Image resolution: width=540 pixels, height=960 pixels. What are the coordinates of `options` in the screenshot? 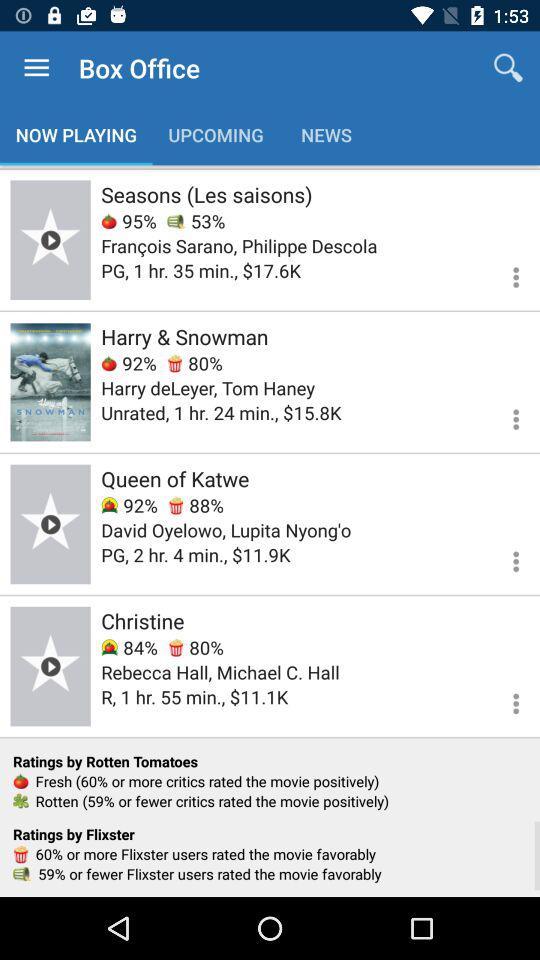 It's located at (503, 415).